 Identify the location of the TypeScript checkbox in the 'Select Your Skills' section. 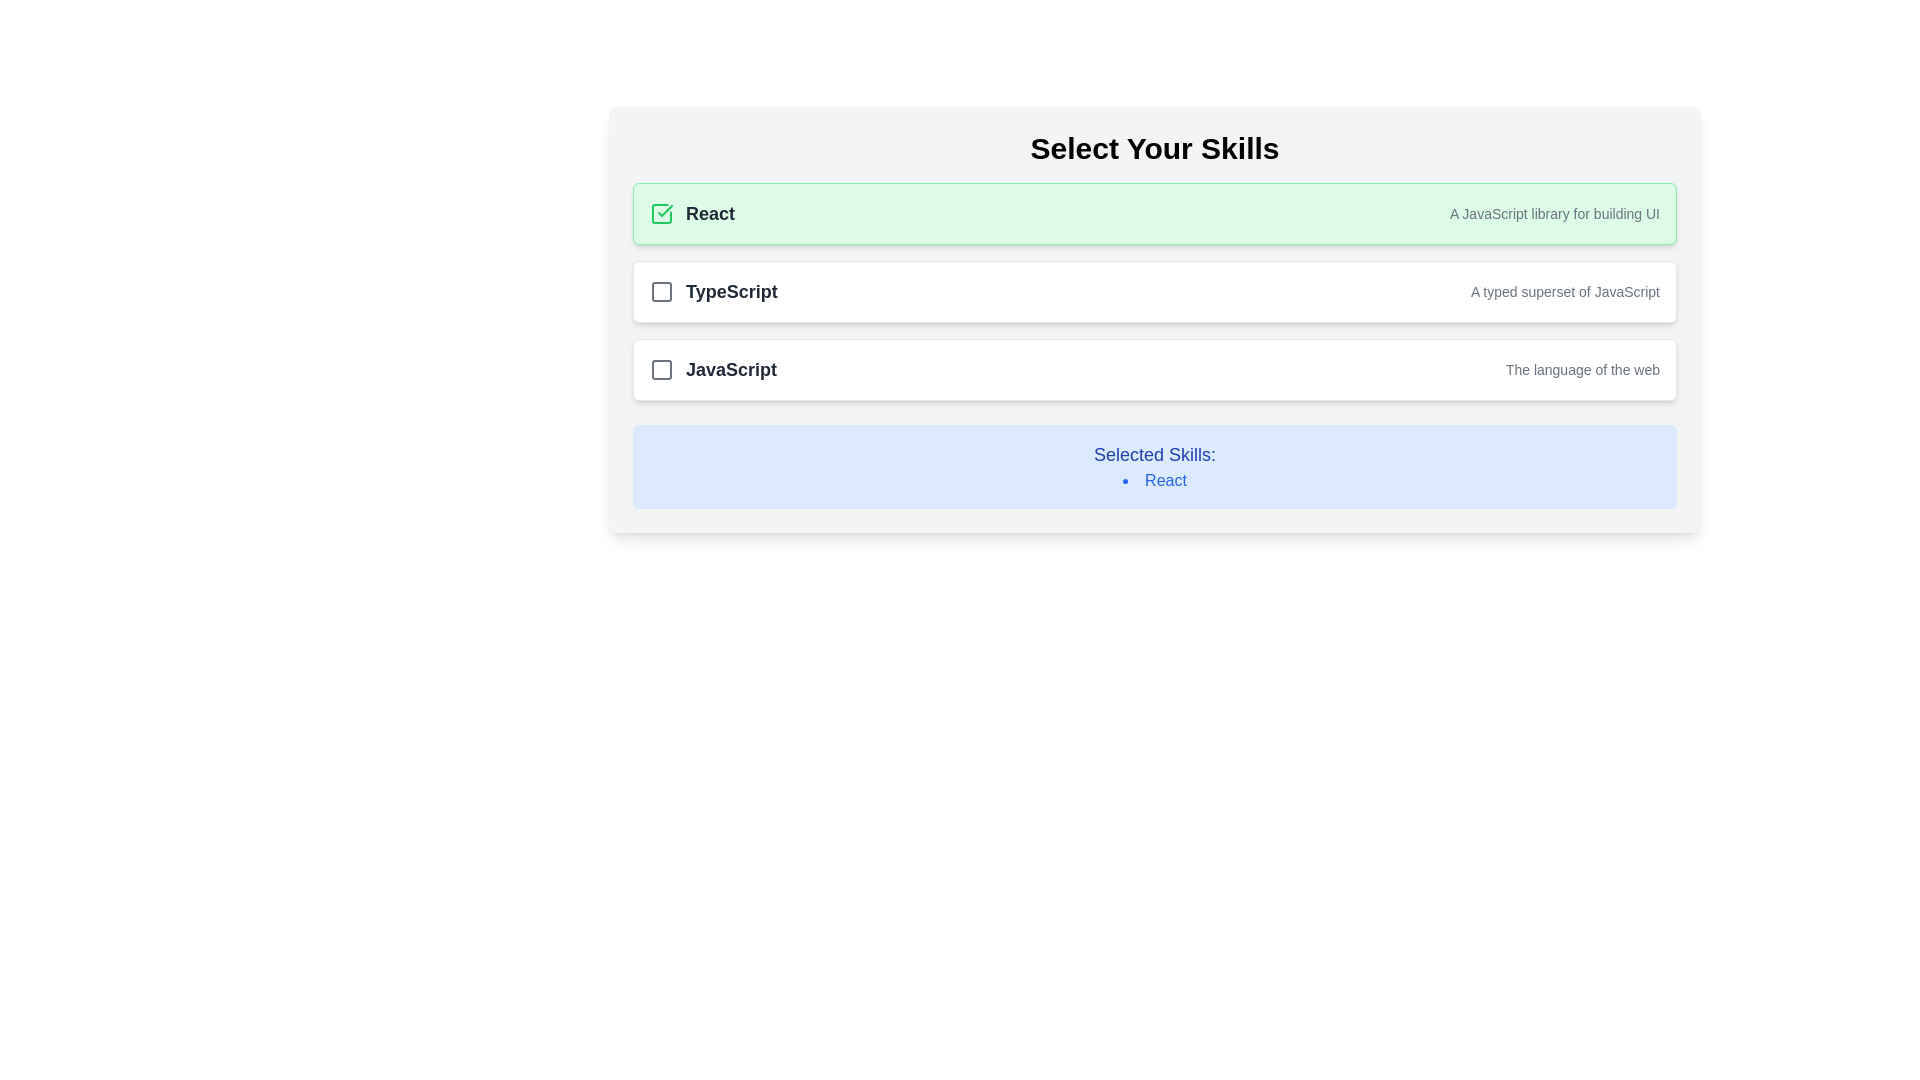
(1155, 292).